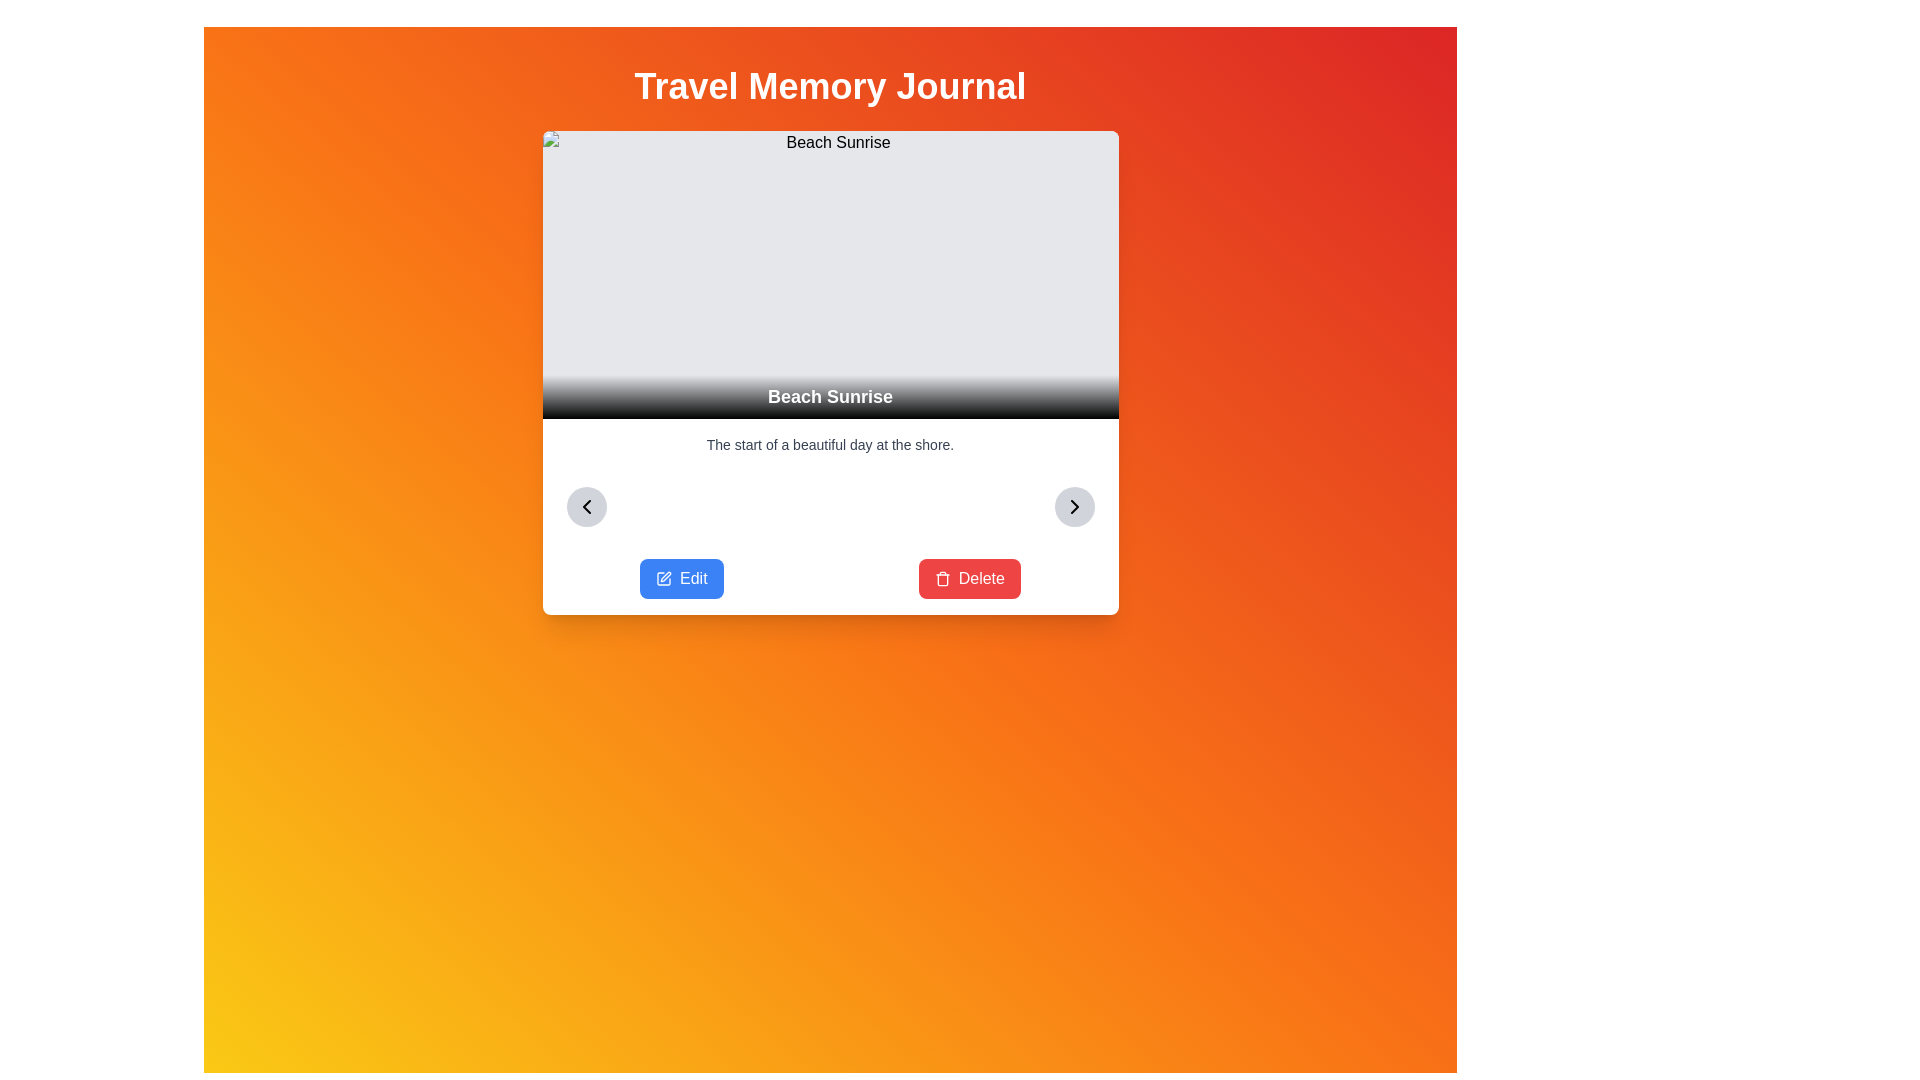 The height and width of the screenshot is (1080, 1920). Describe the element at coordinates (830, 443) in the screenshot. I see `the Text label that provides a descriptive caption or explanation beneath the 'Beach Sunrise' title, centered horizontally within the card and above the 'Edit' and 'Delete' buttons` at that location.